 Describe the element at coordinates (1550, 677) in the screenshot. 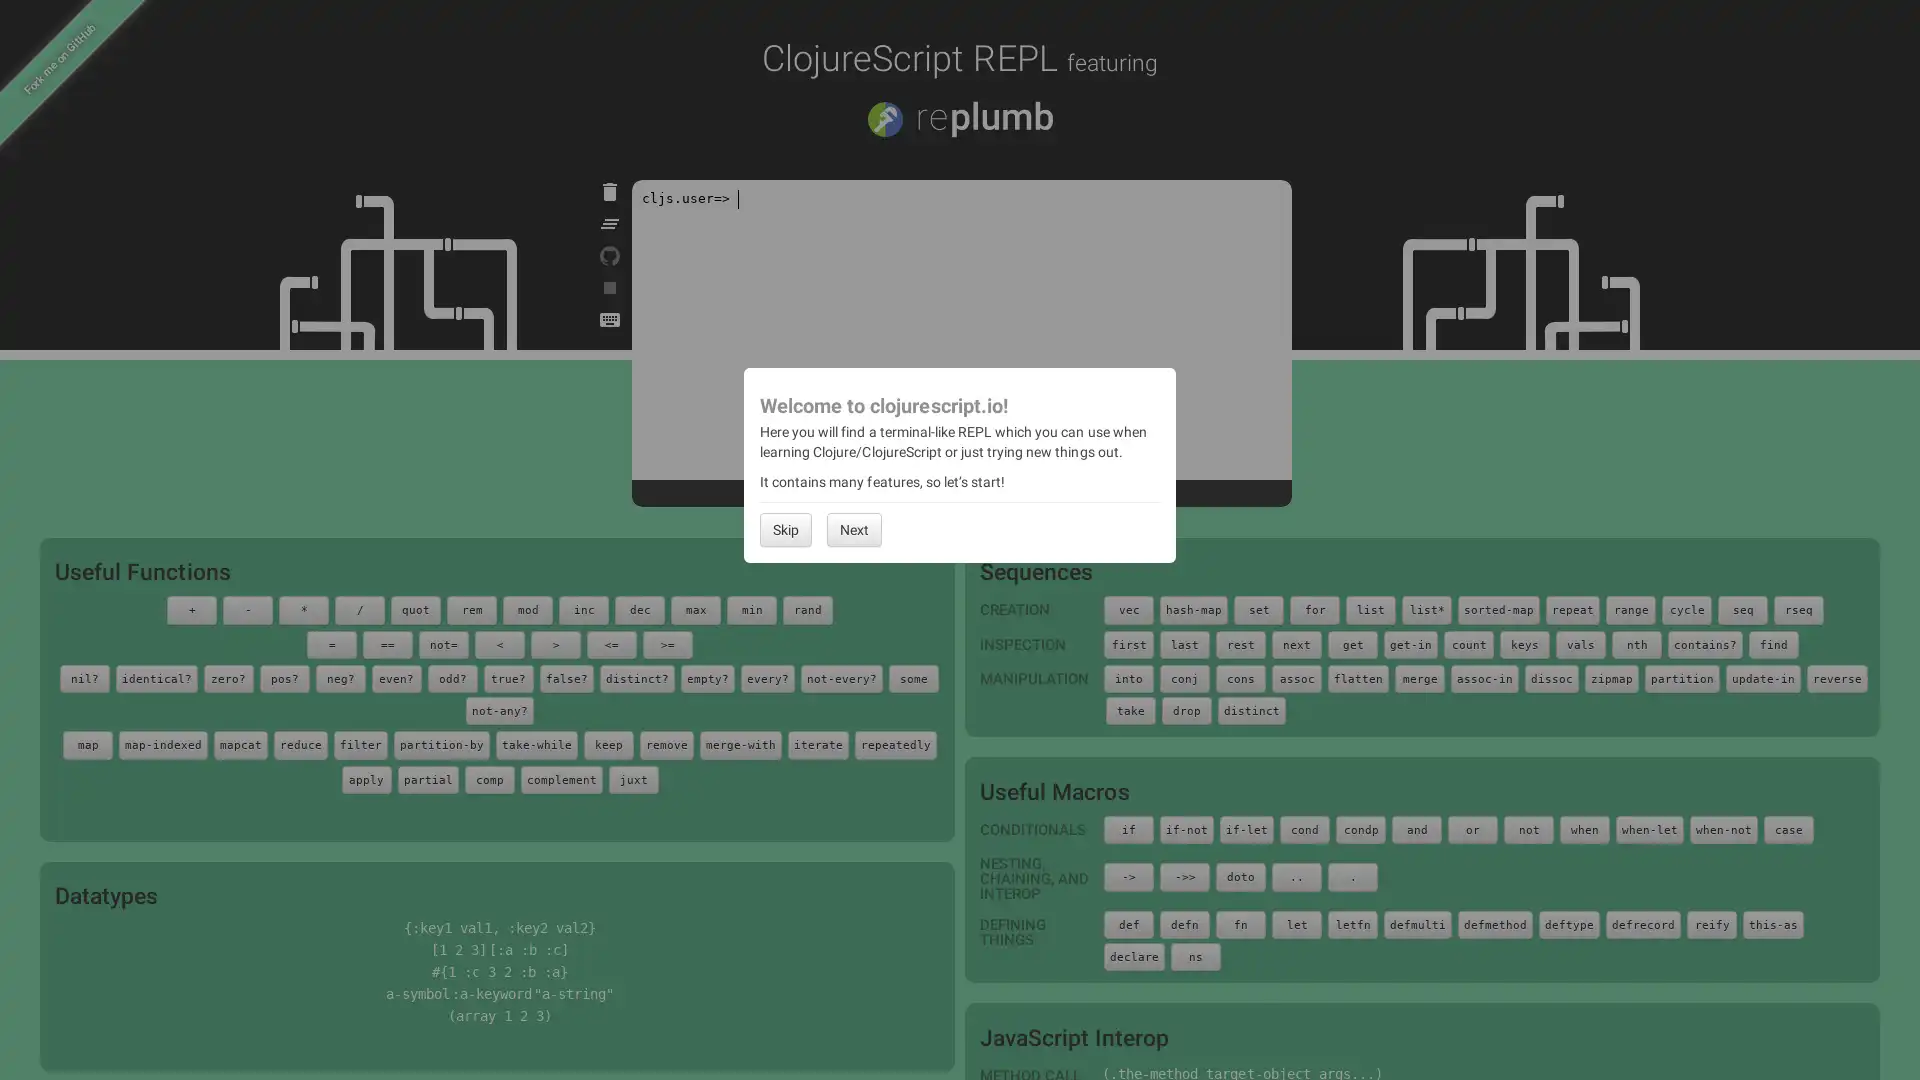

I see `dissoc` at that location.